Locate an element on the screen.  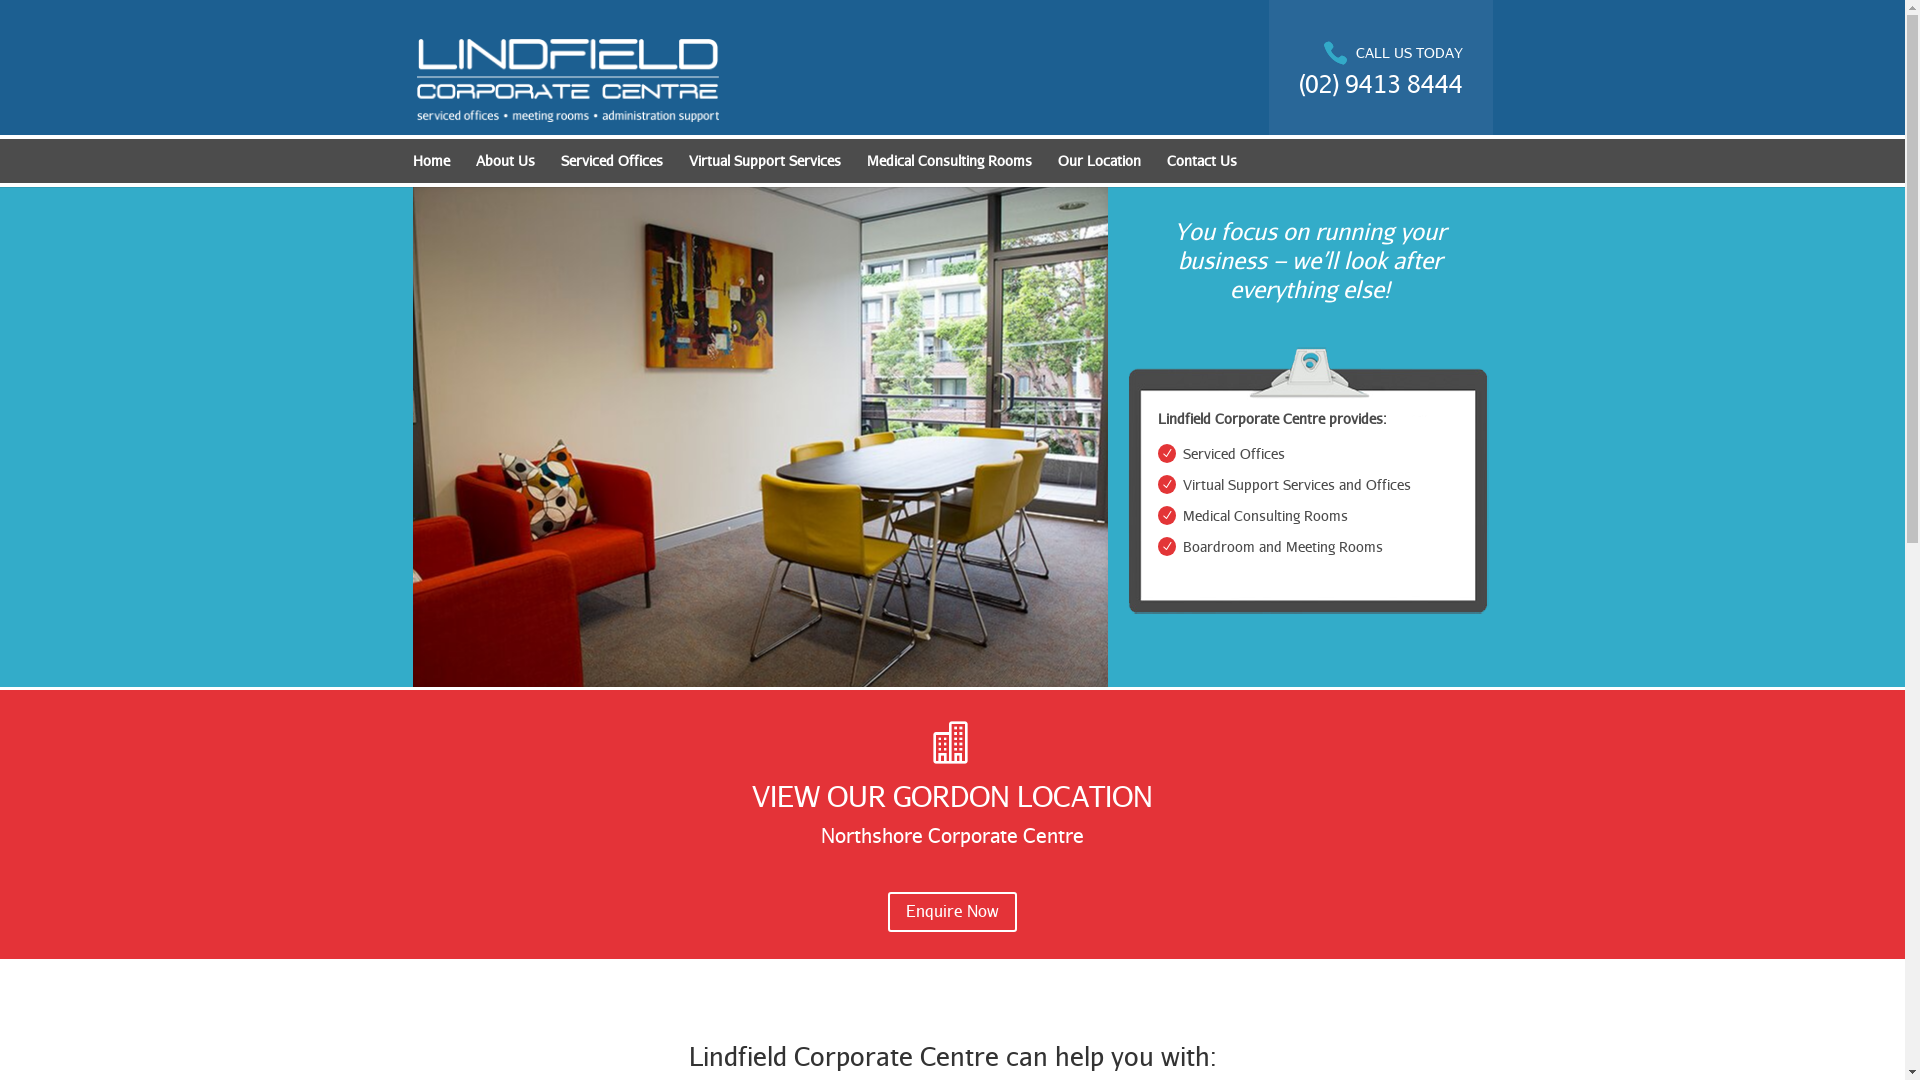
'Home' is located at coordinates (411, 164).